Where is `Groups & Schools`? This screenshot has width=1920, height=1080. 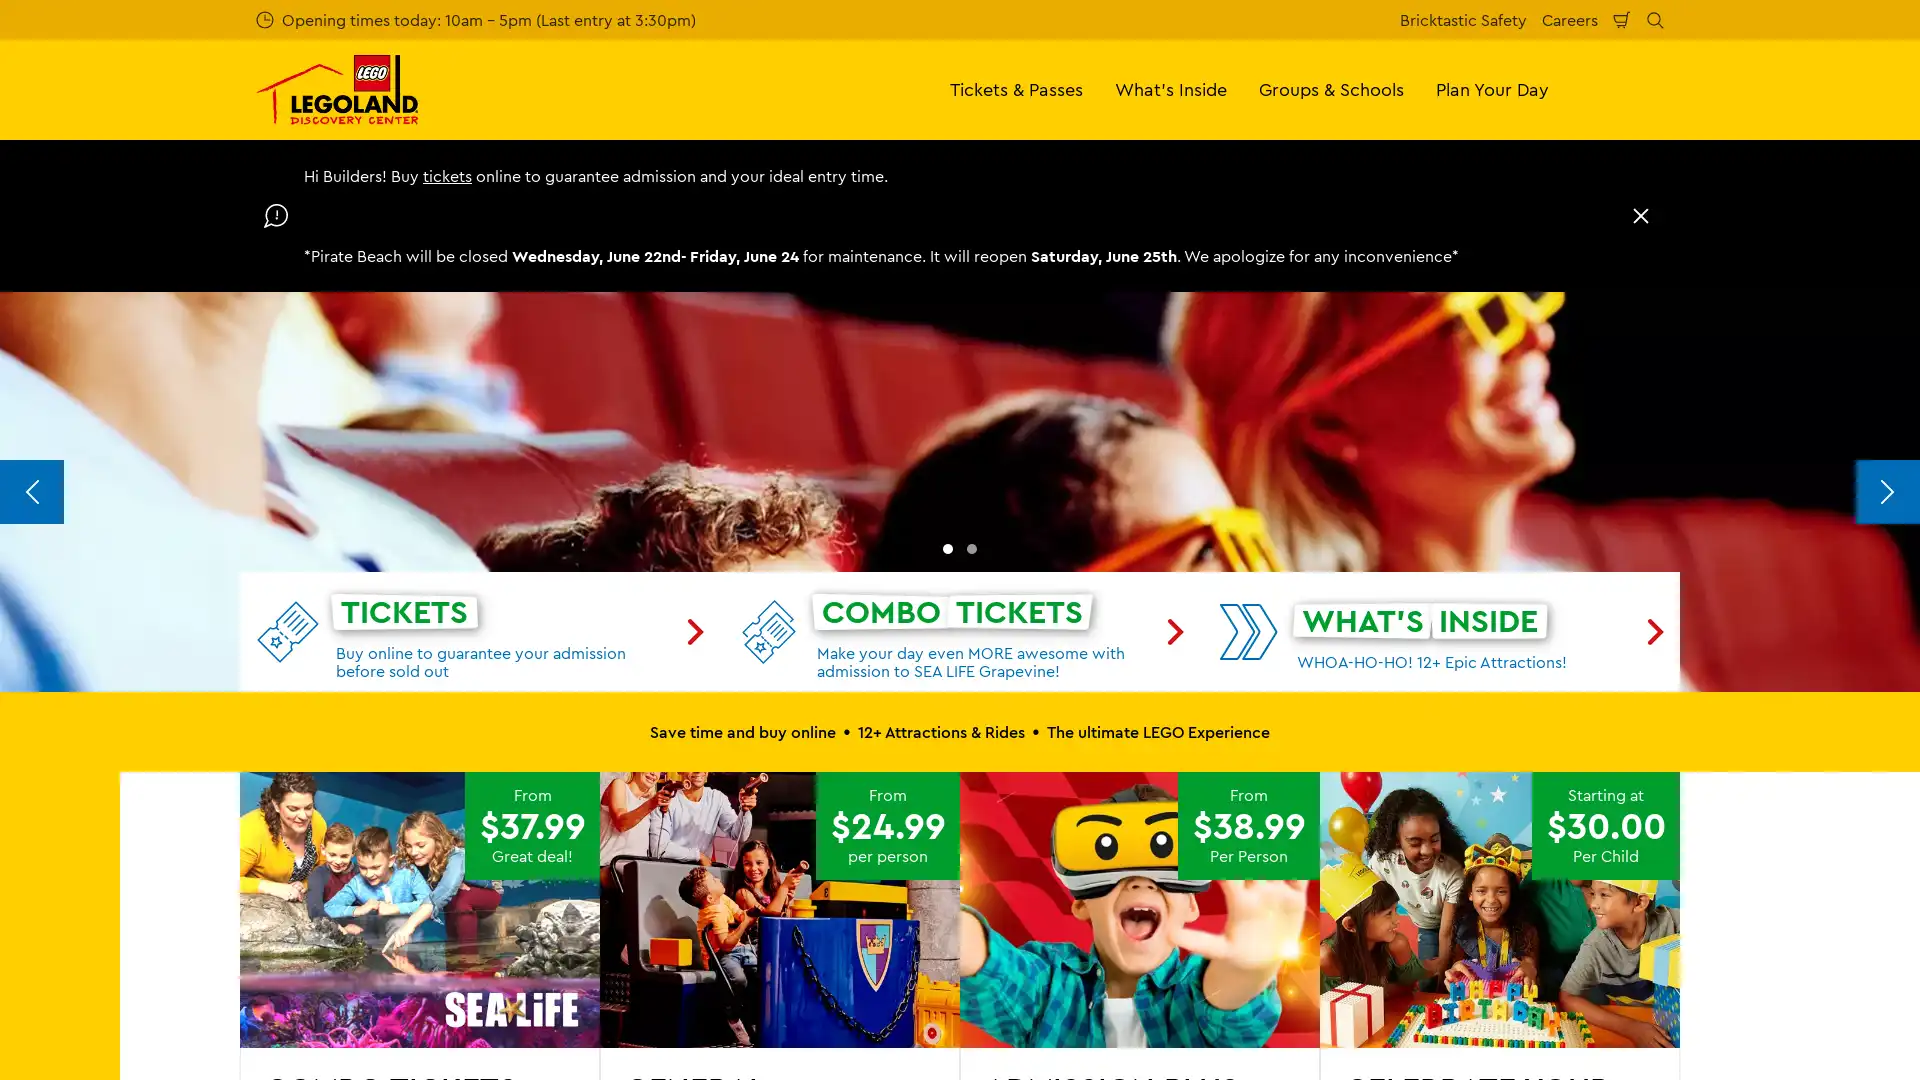
Groups & Schools is located at coordinates (1331, 88).